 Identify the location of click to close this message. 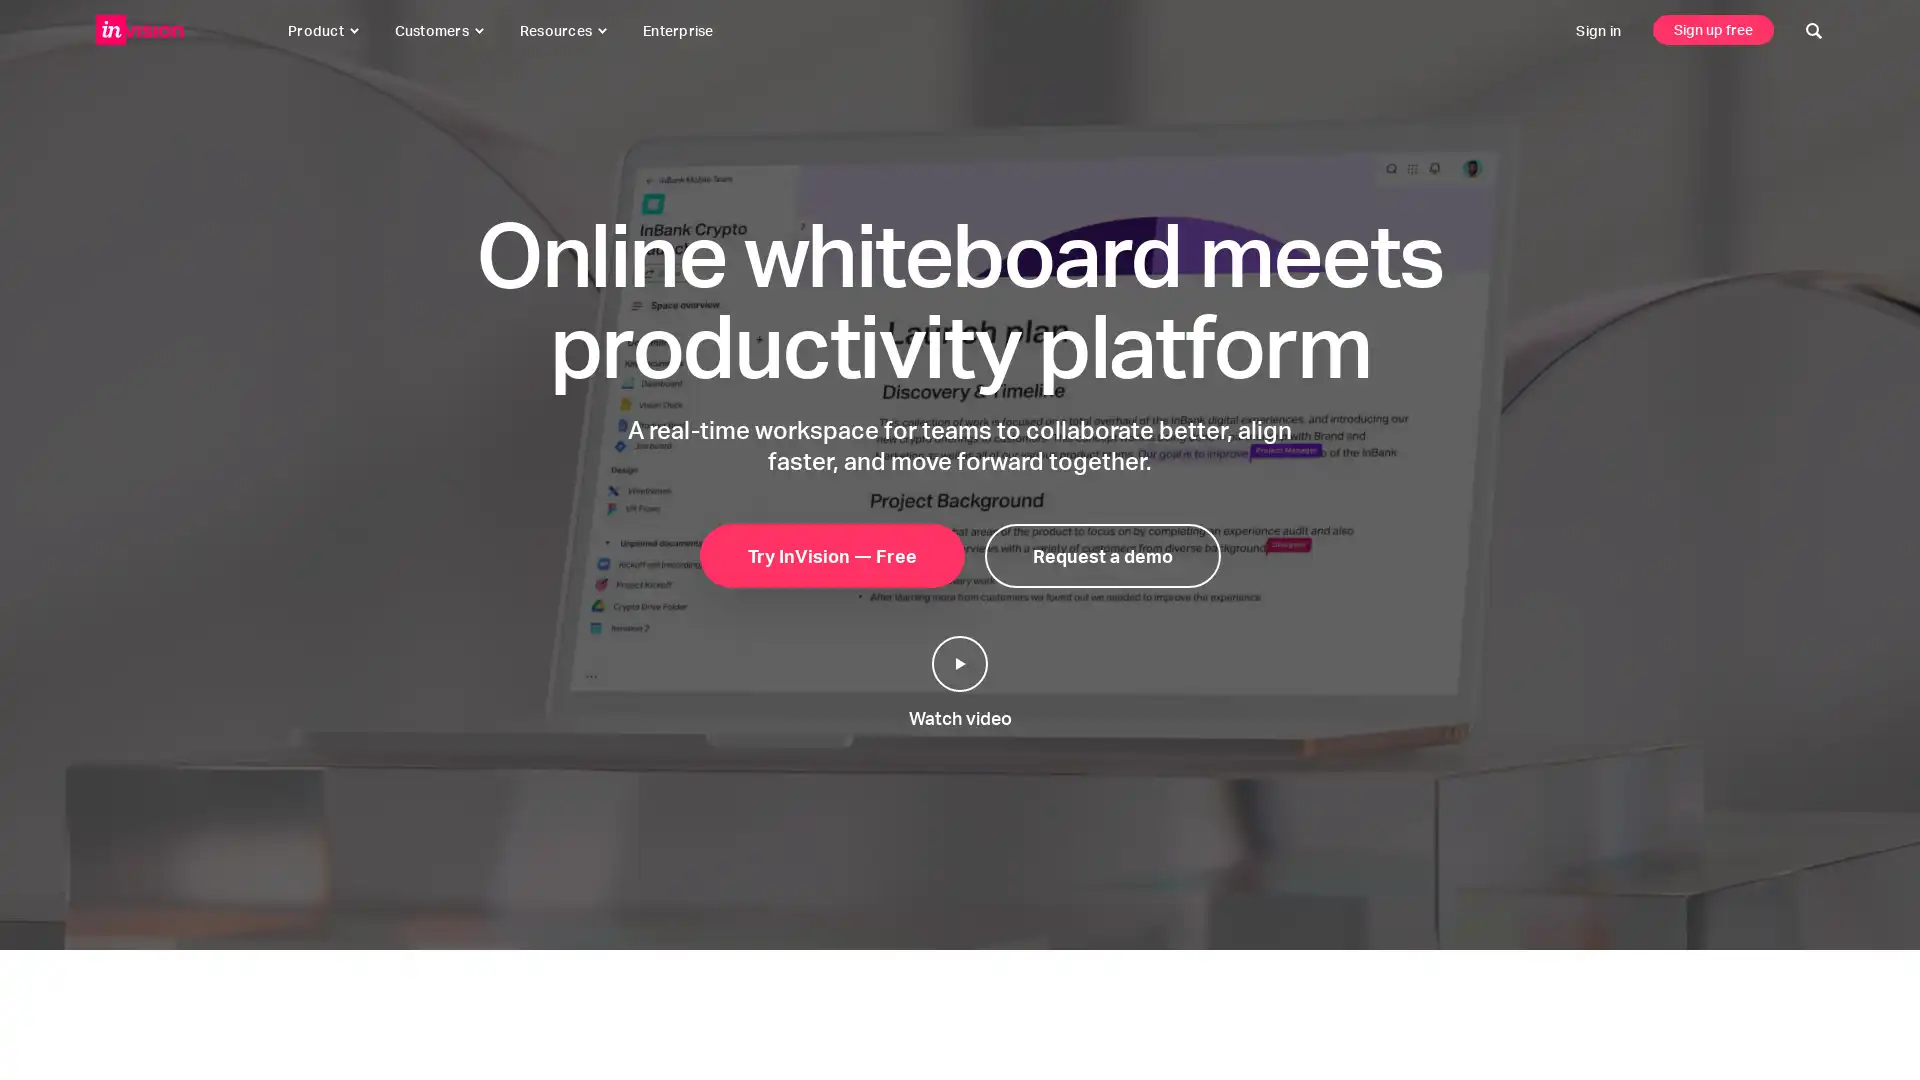
(1811, 973).